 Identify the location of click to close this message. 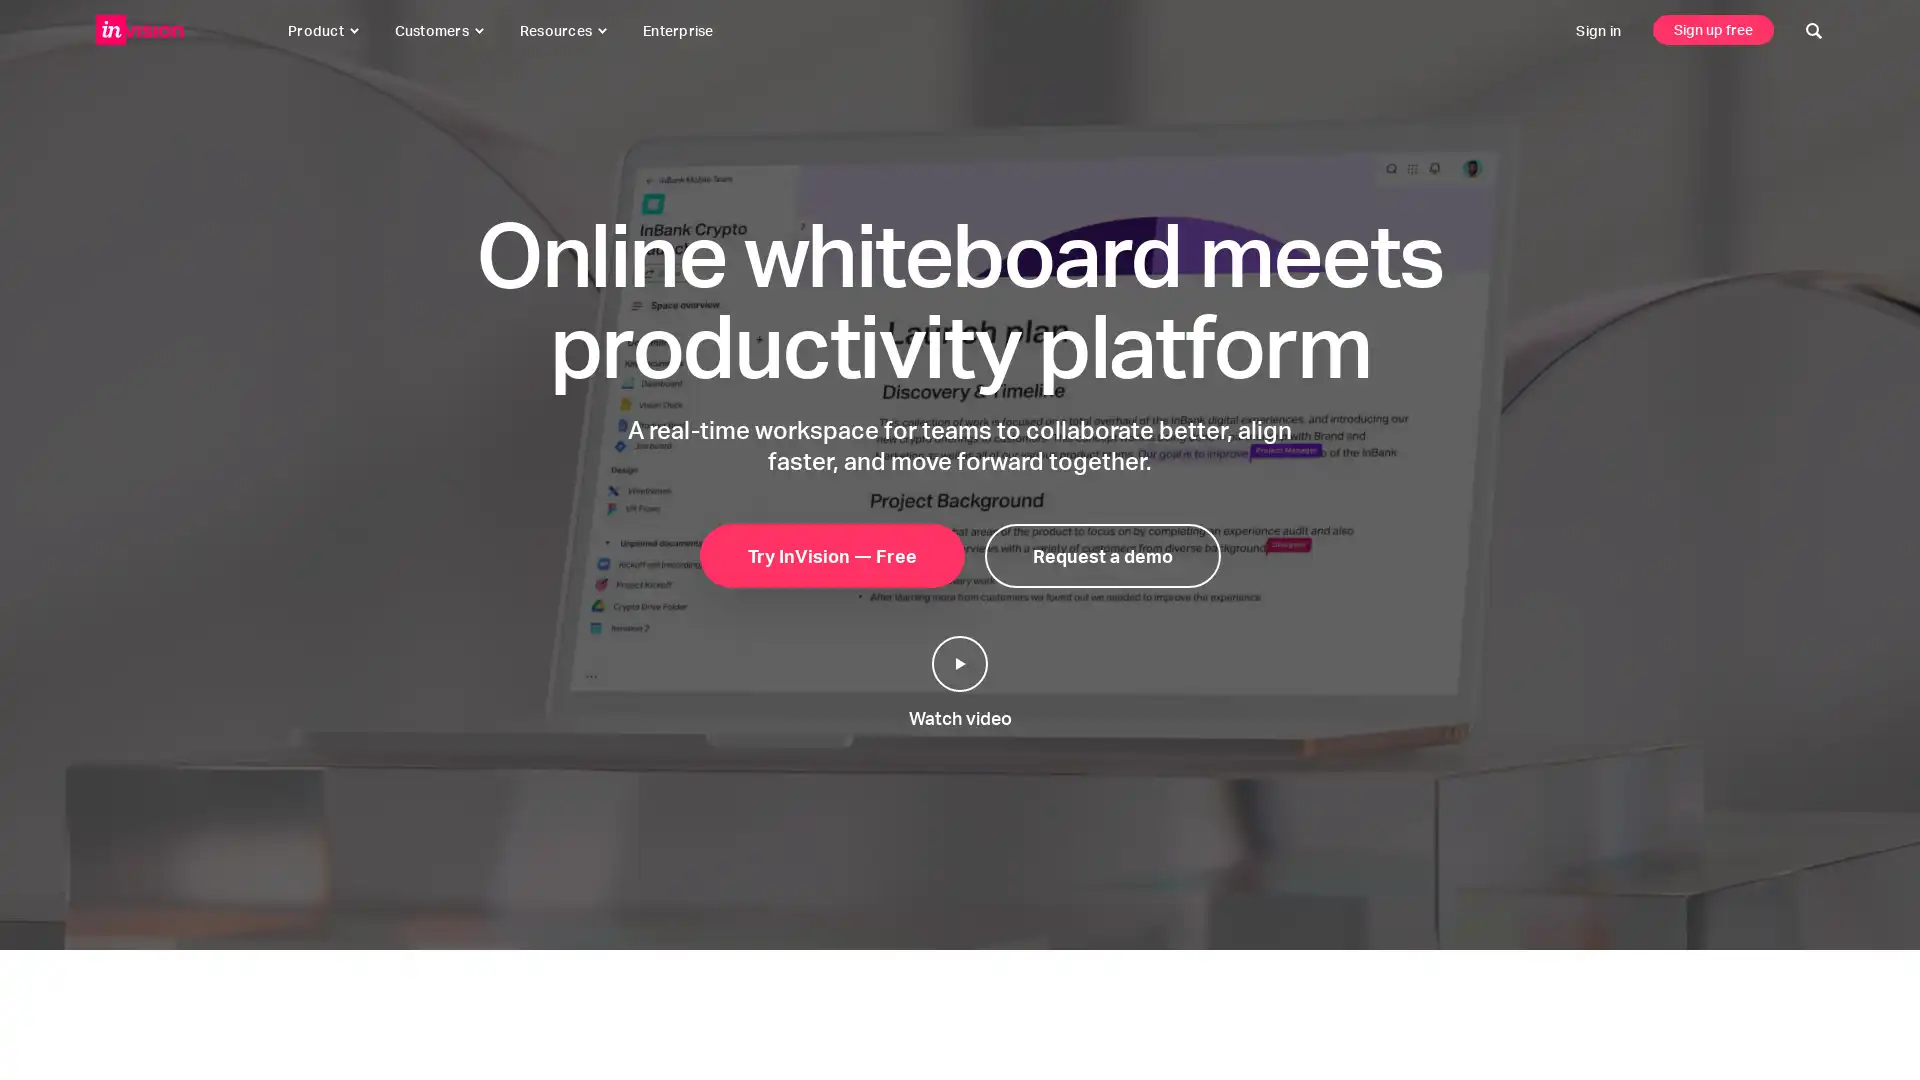
(1811, 973).